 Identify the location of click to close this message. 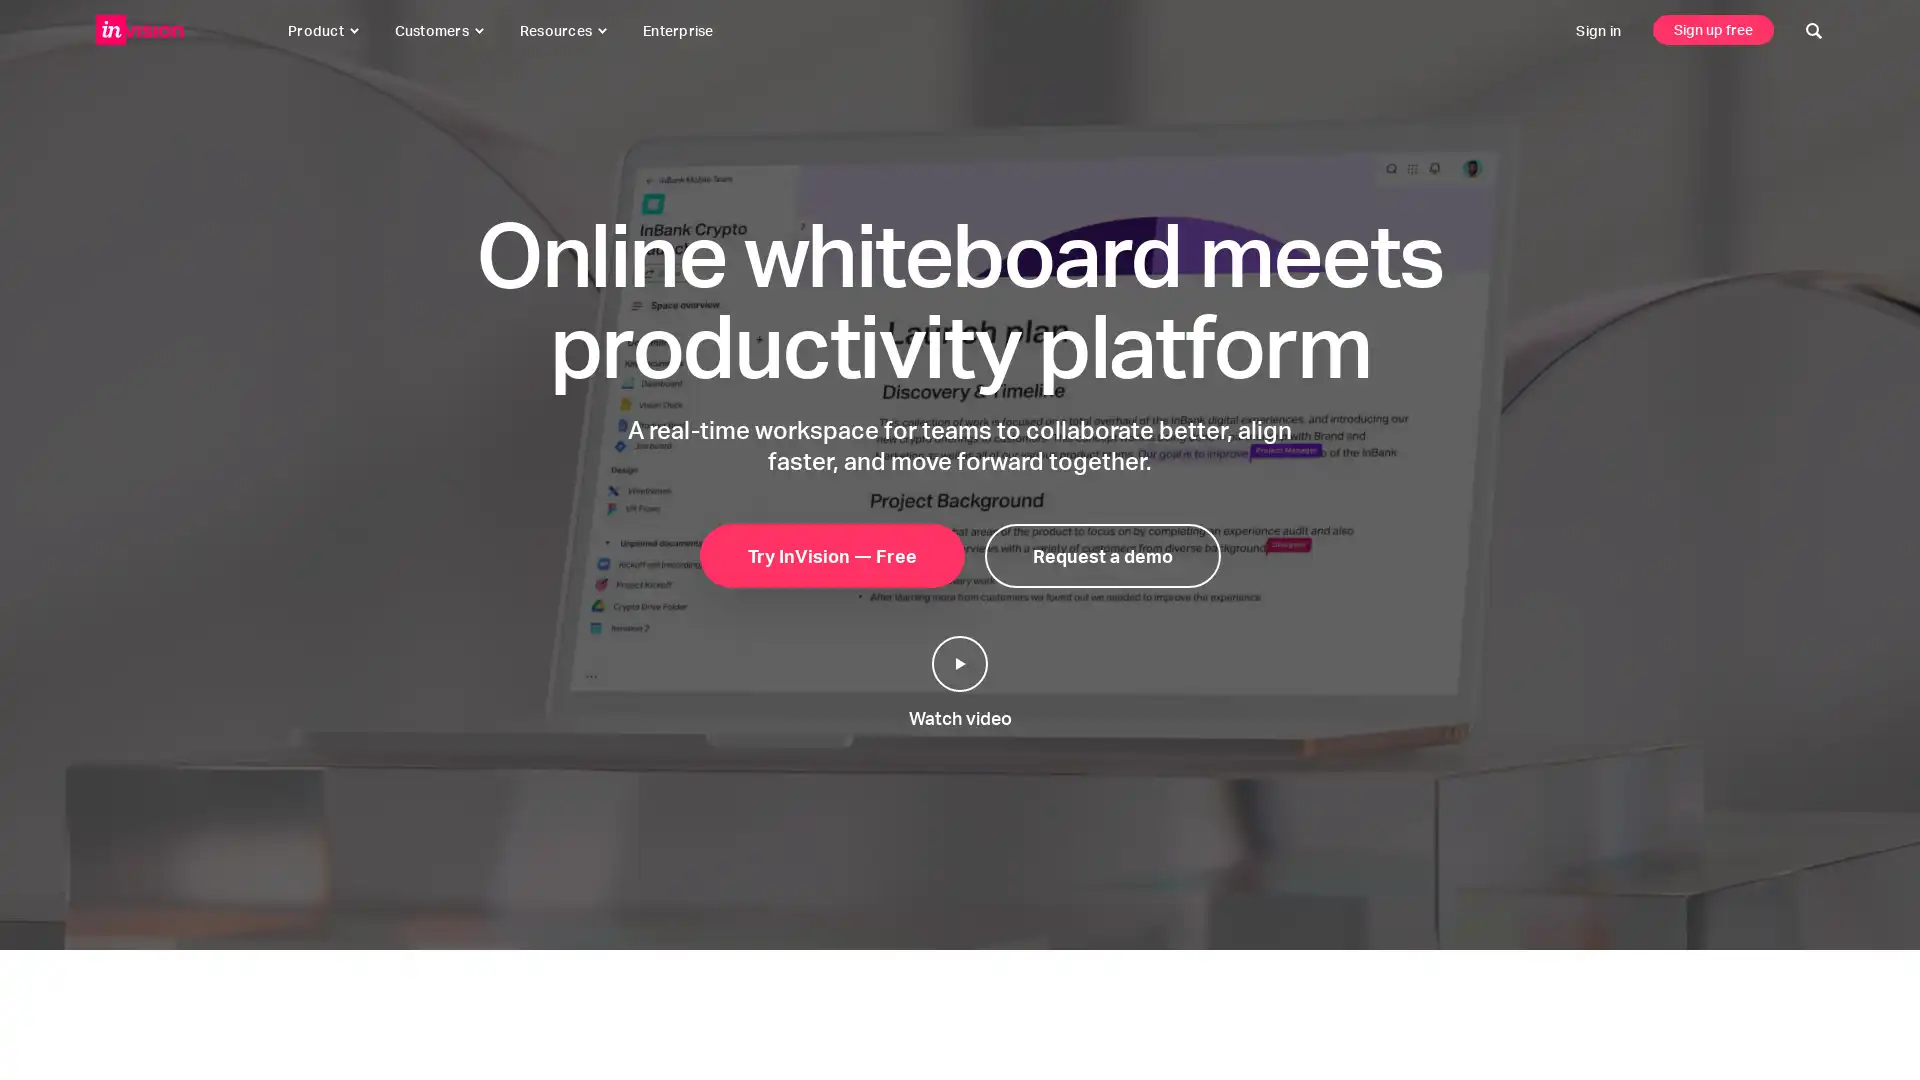
(1811, 973).